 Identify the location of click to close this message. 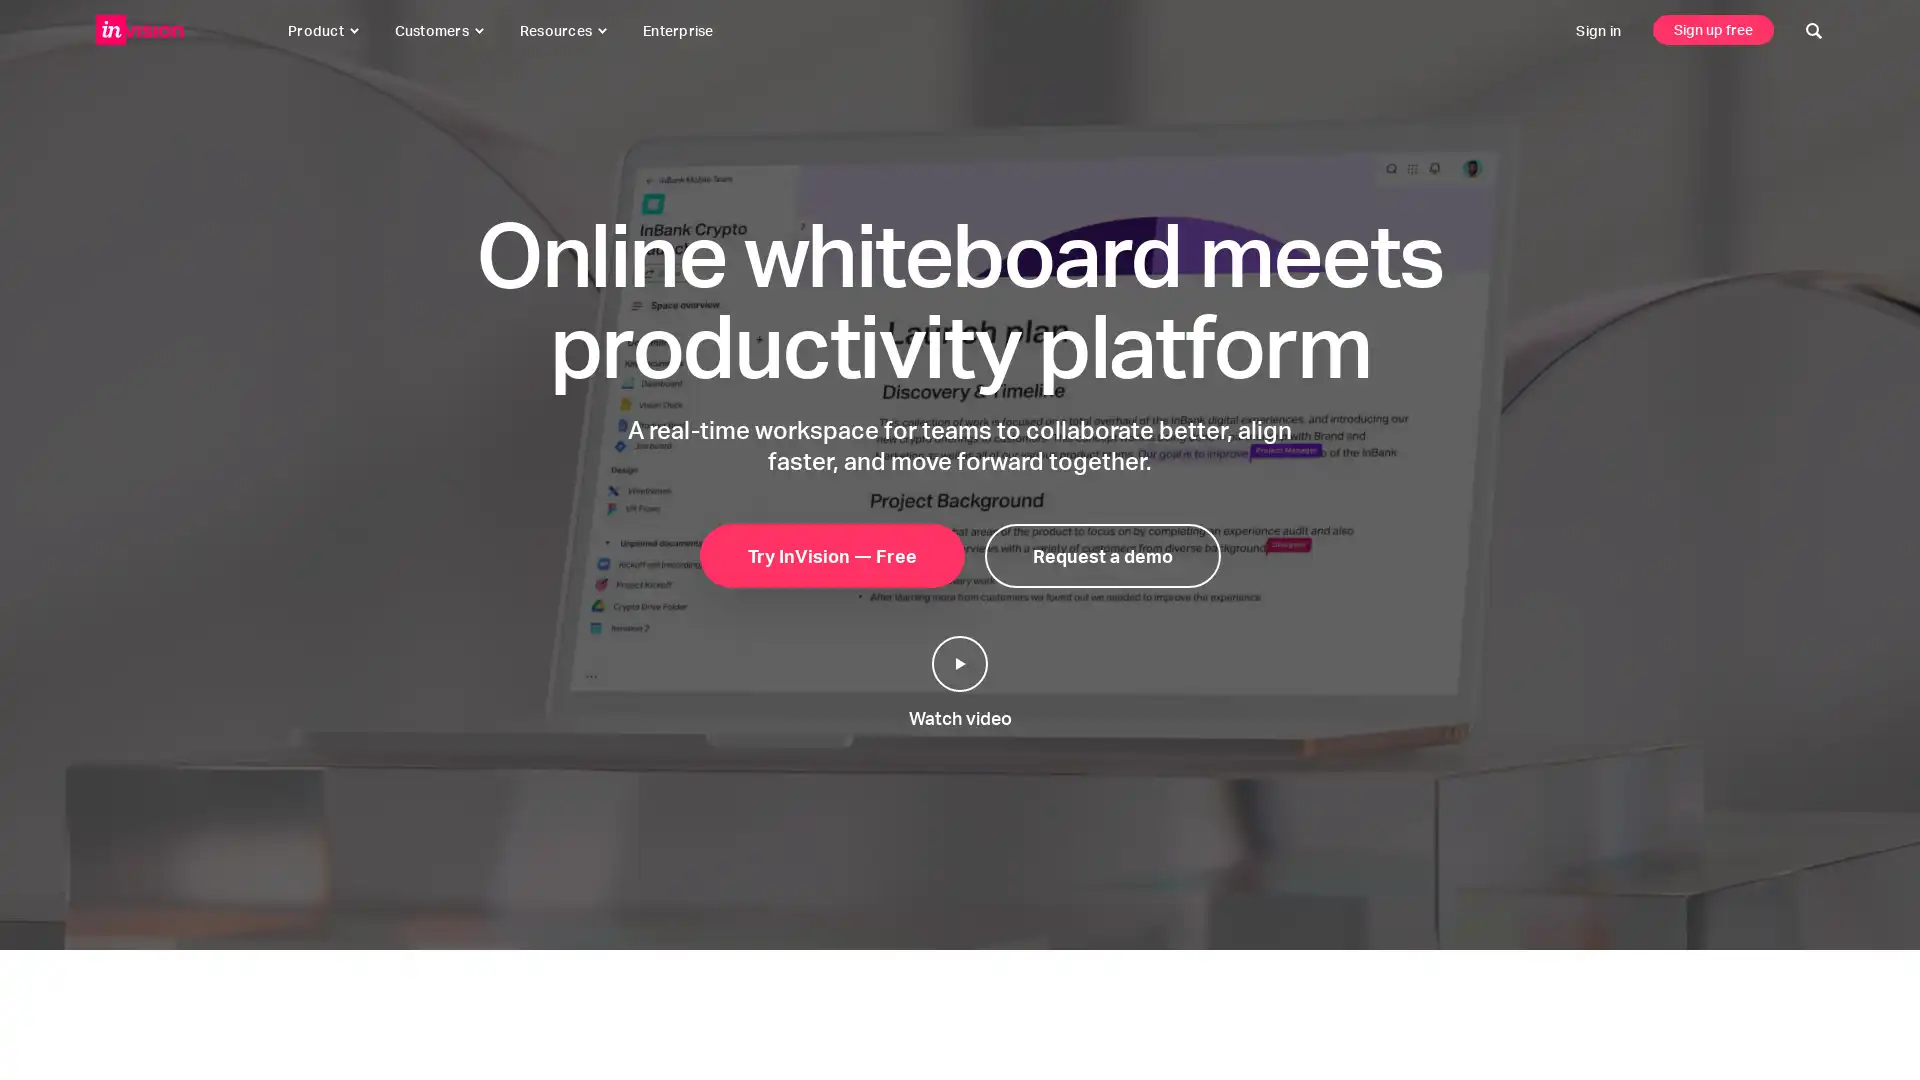
(1811, 973).